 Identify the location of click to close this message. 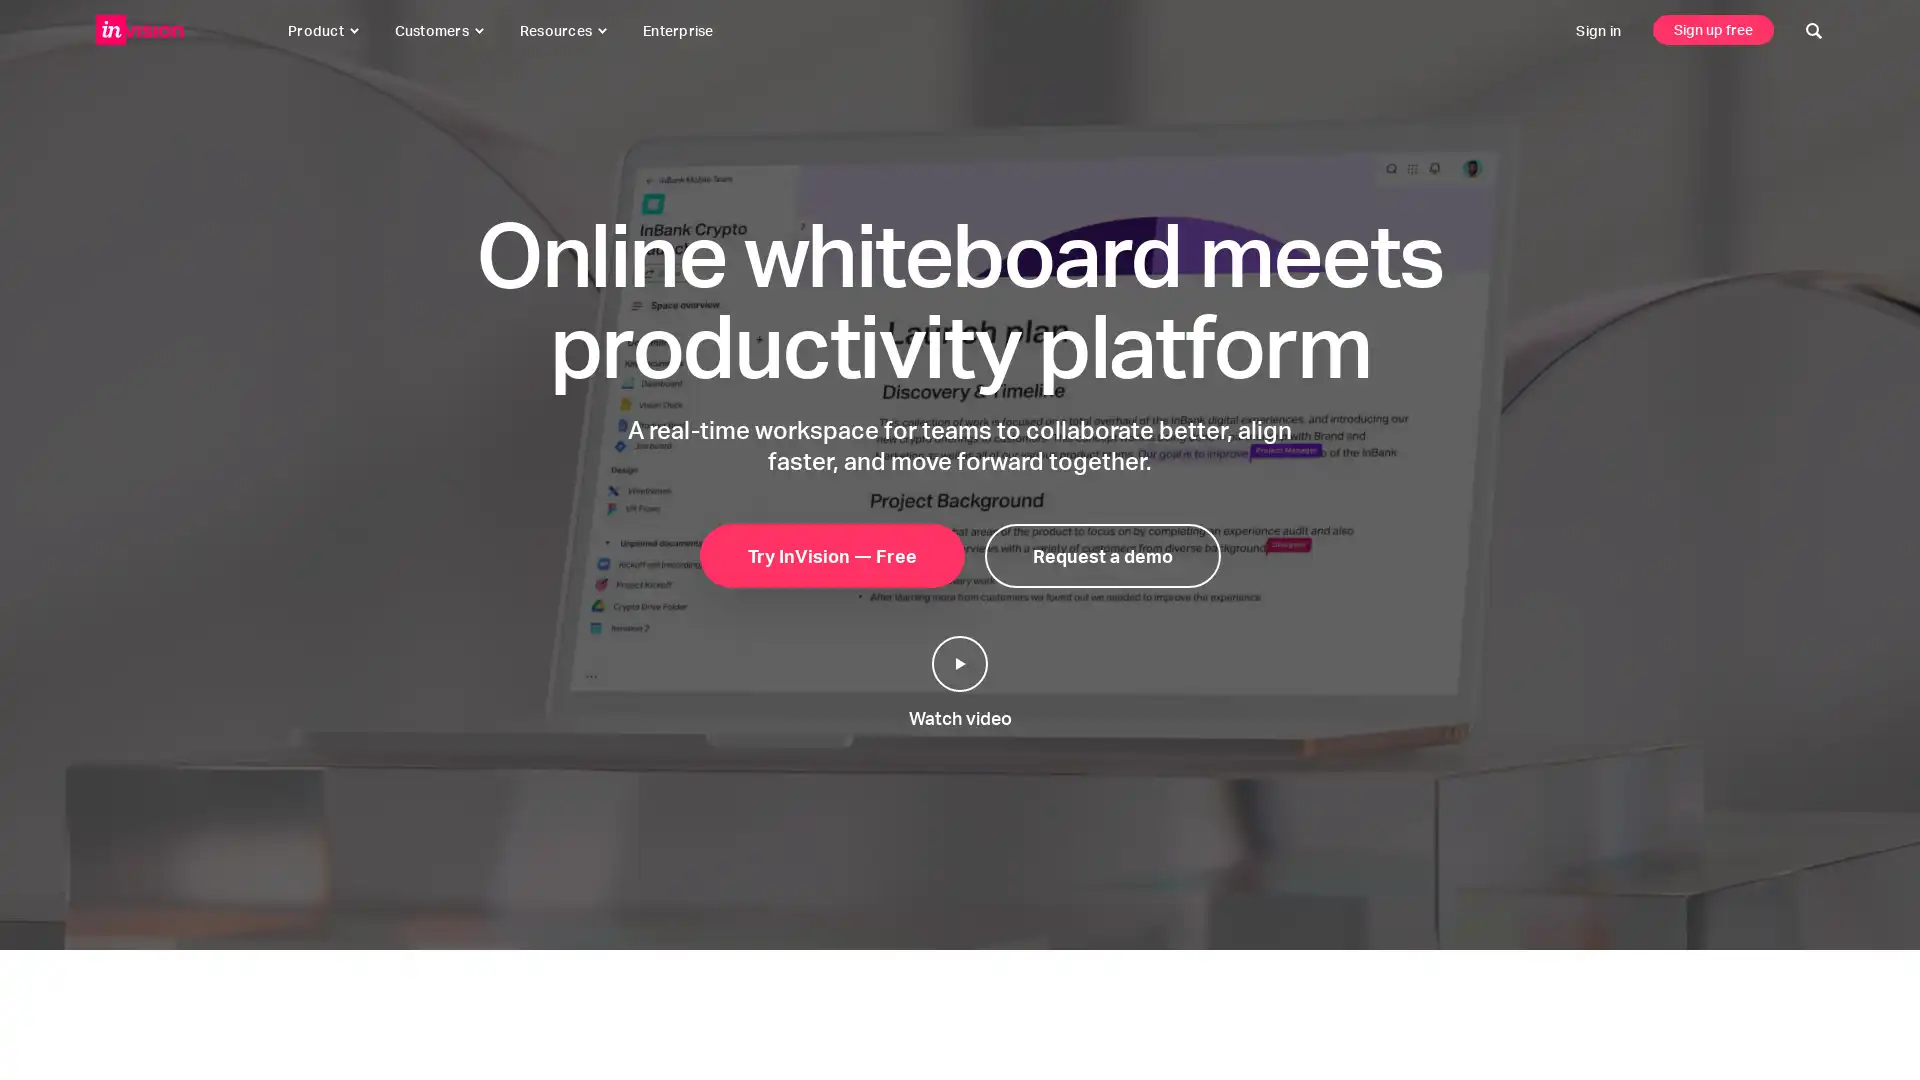
(1811, 973).